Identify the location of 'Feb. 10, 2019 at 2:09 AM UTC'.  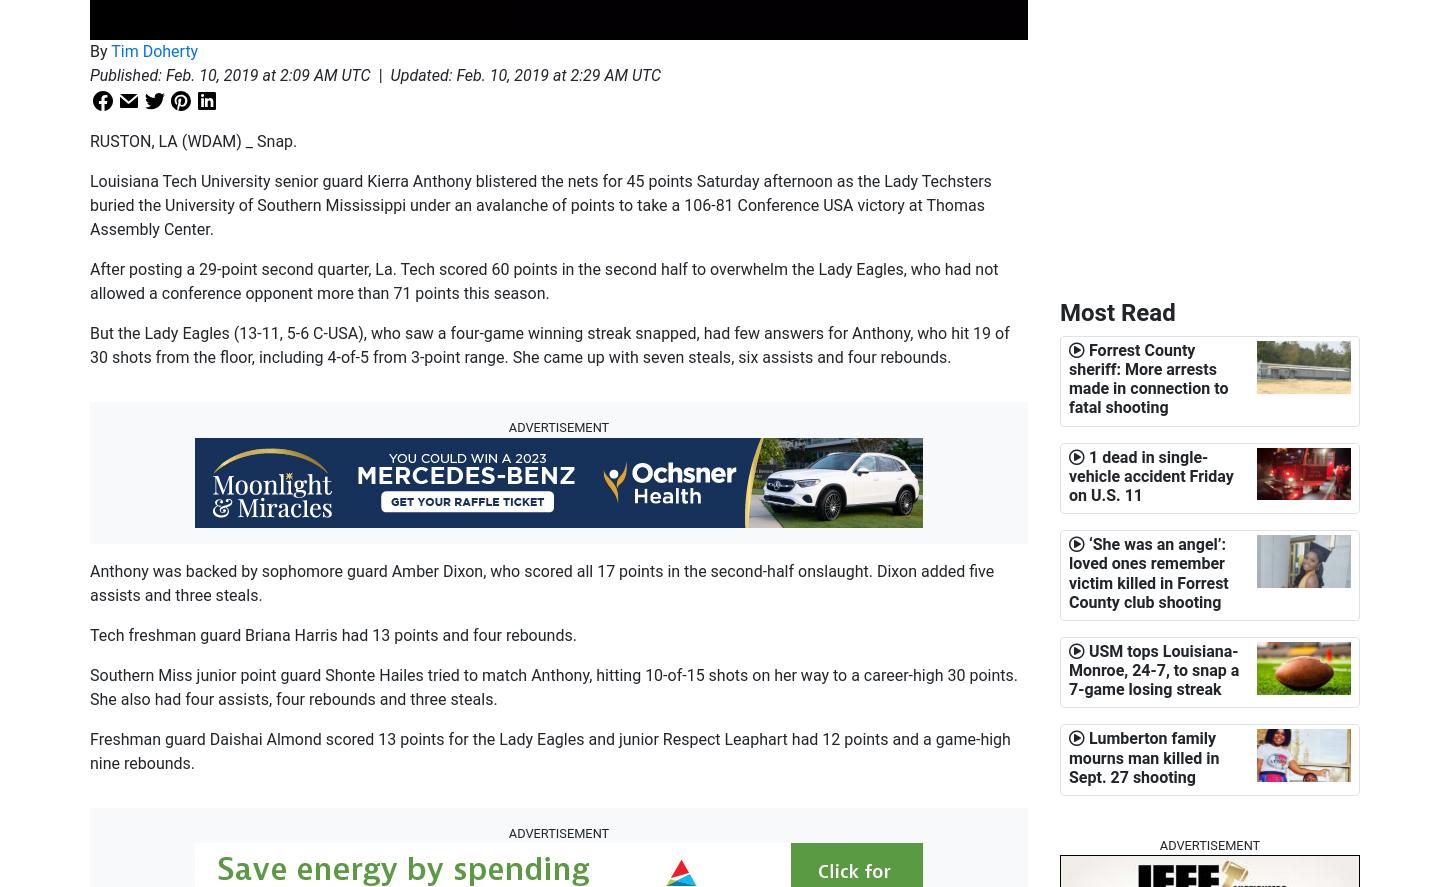
(267, 73).